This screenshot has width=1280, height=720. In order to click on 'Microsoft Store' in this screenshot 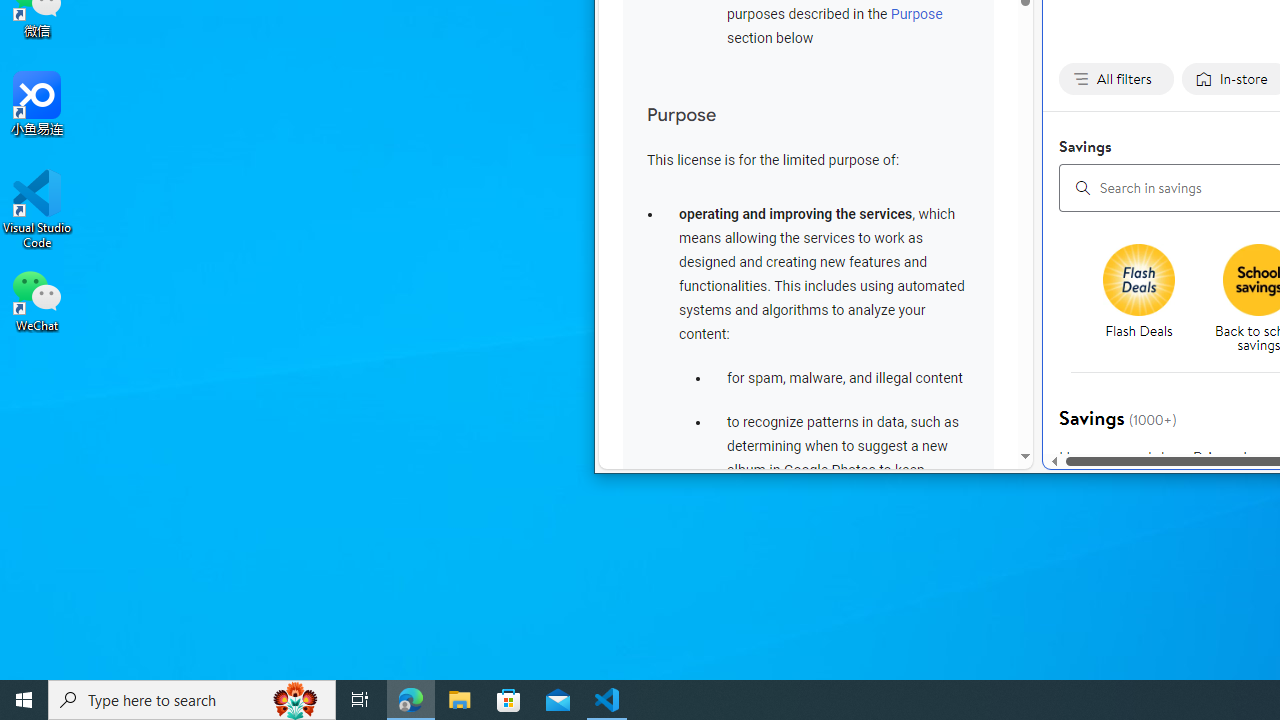, I will do `click(509, 698)`.